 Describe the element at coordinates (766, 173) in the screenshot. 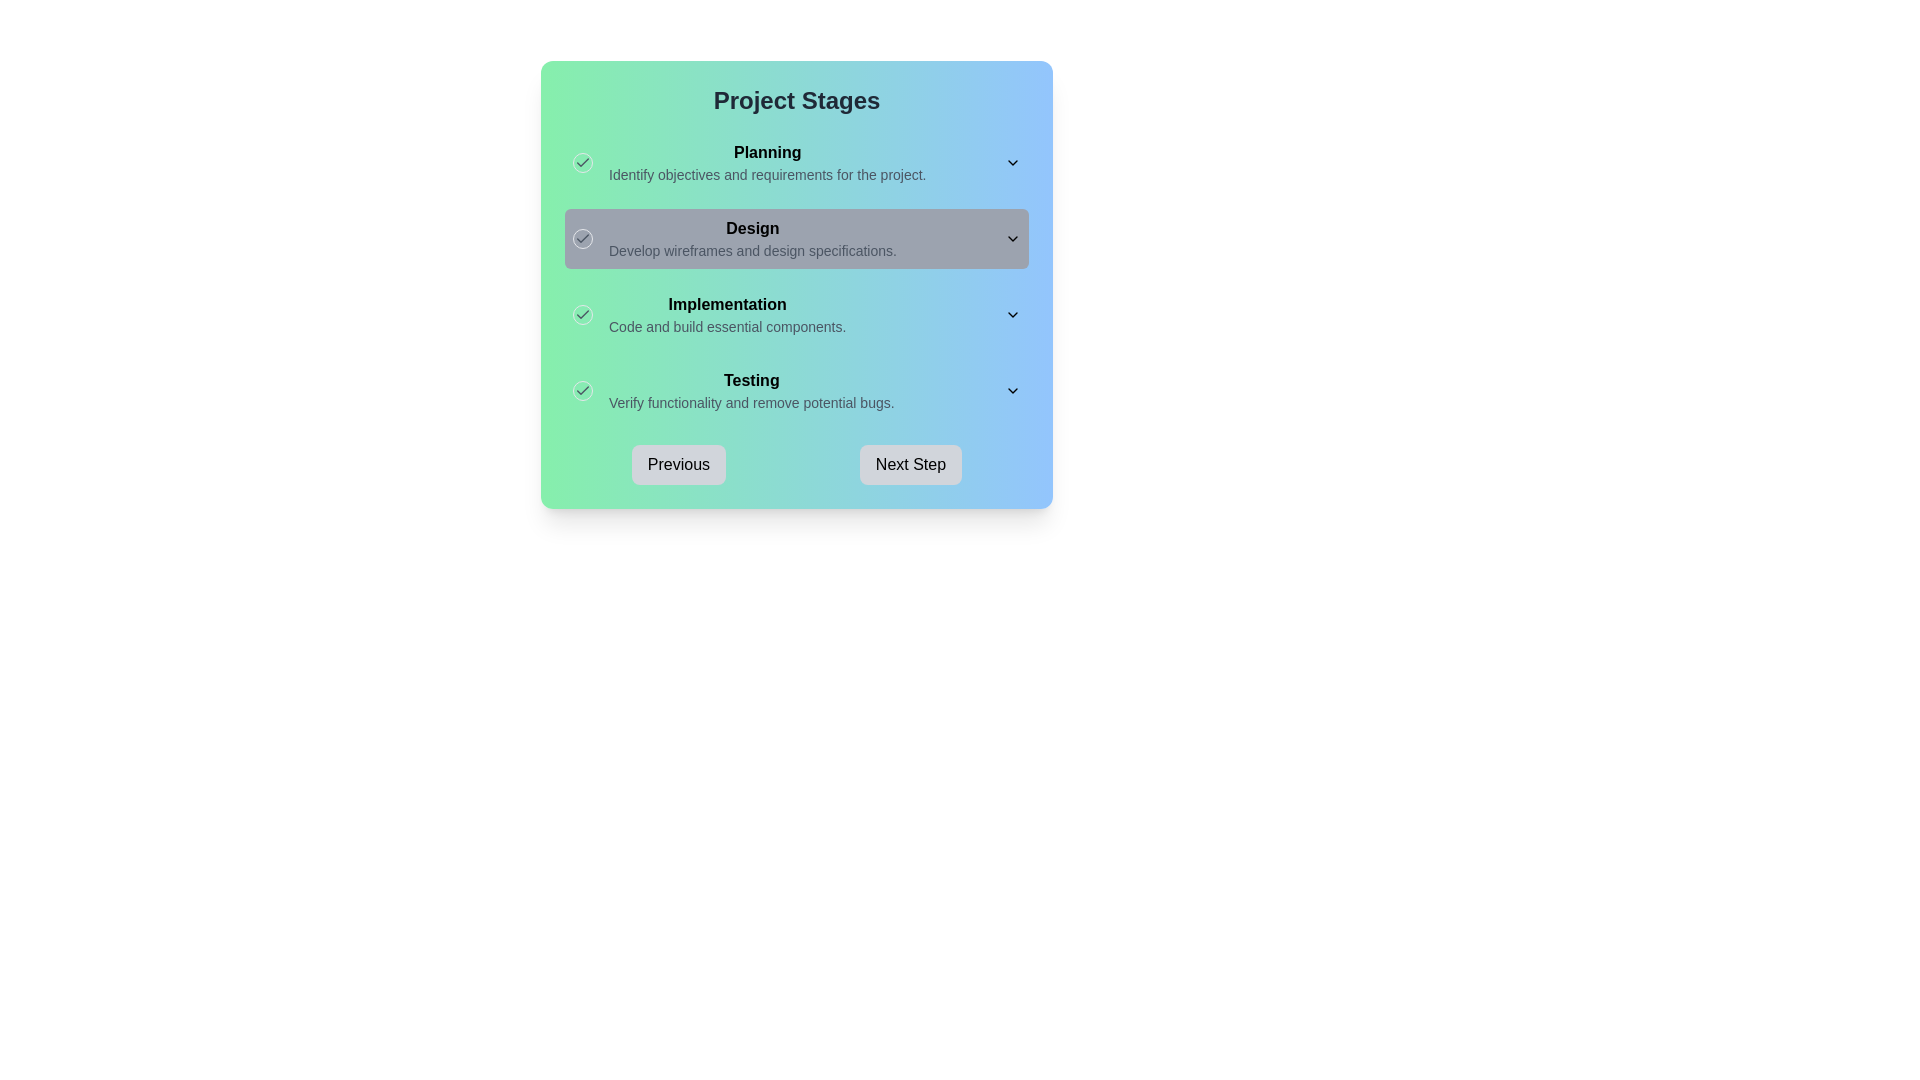

I see `the text label that reads 'Identify objectives and requirements for the project.' which is located under the 'Planning' section heading` at that location.